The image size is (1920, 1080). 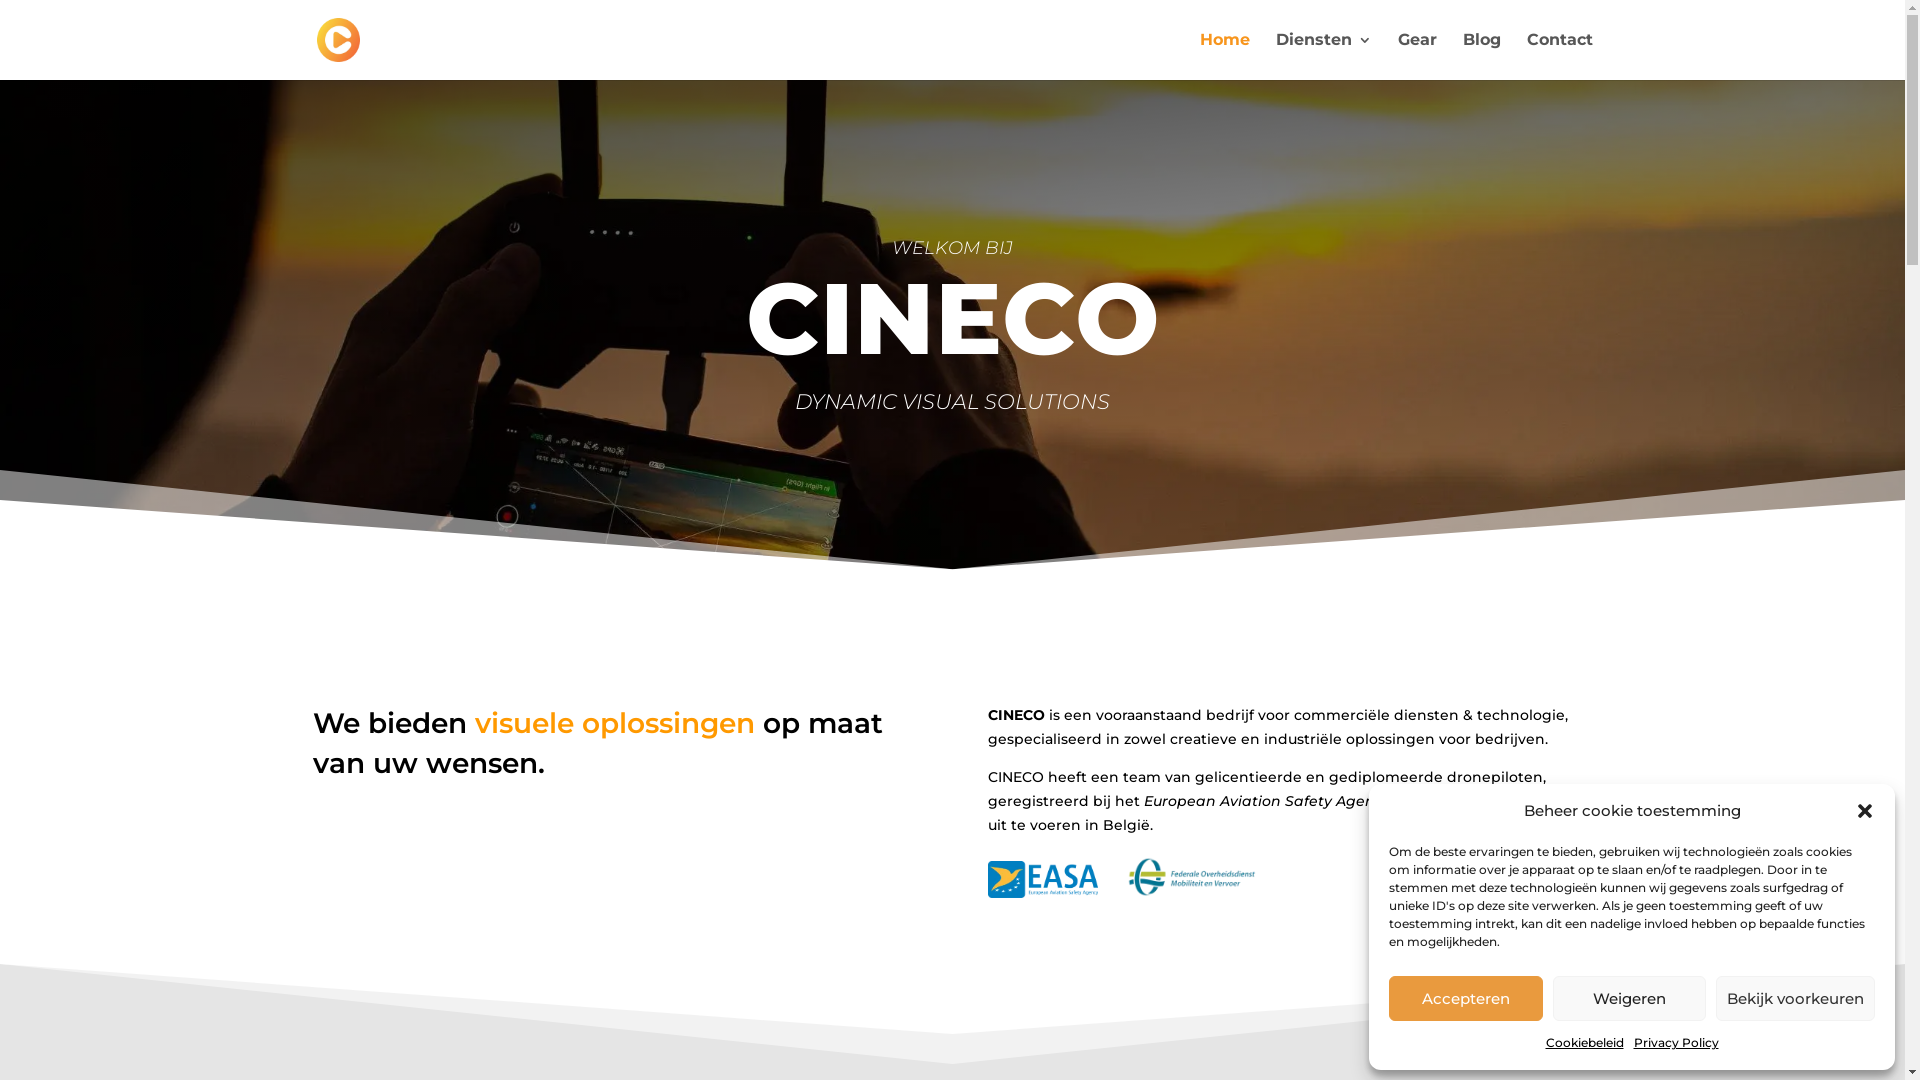 I want to click on 'Privacy Policy', so click(x=1633, y=1041).